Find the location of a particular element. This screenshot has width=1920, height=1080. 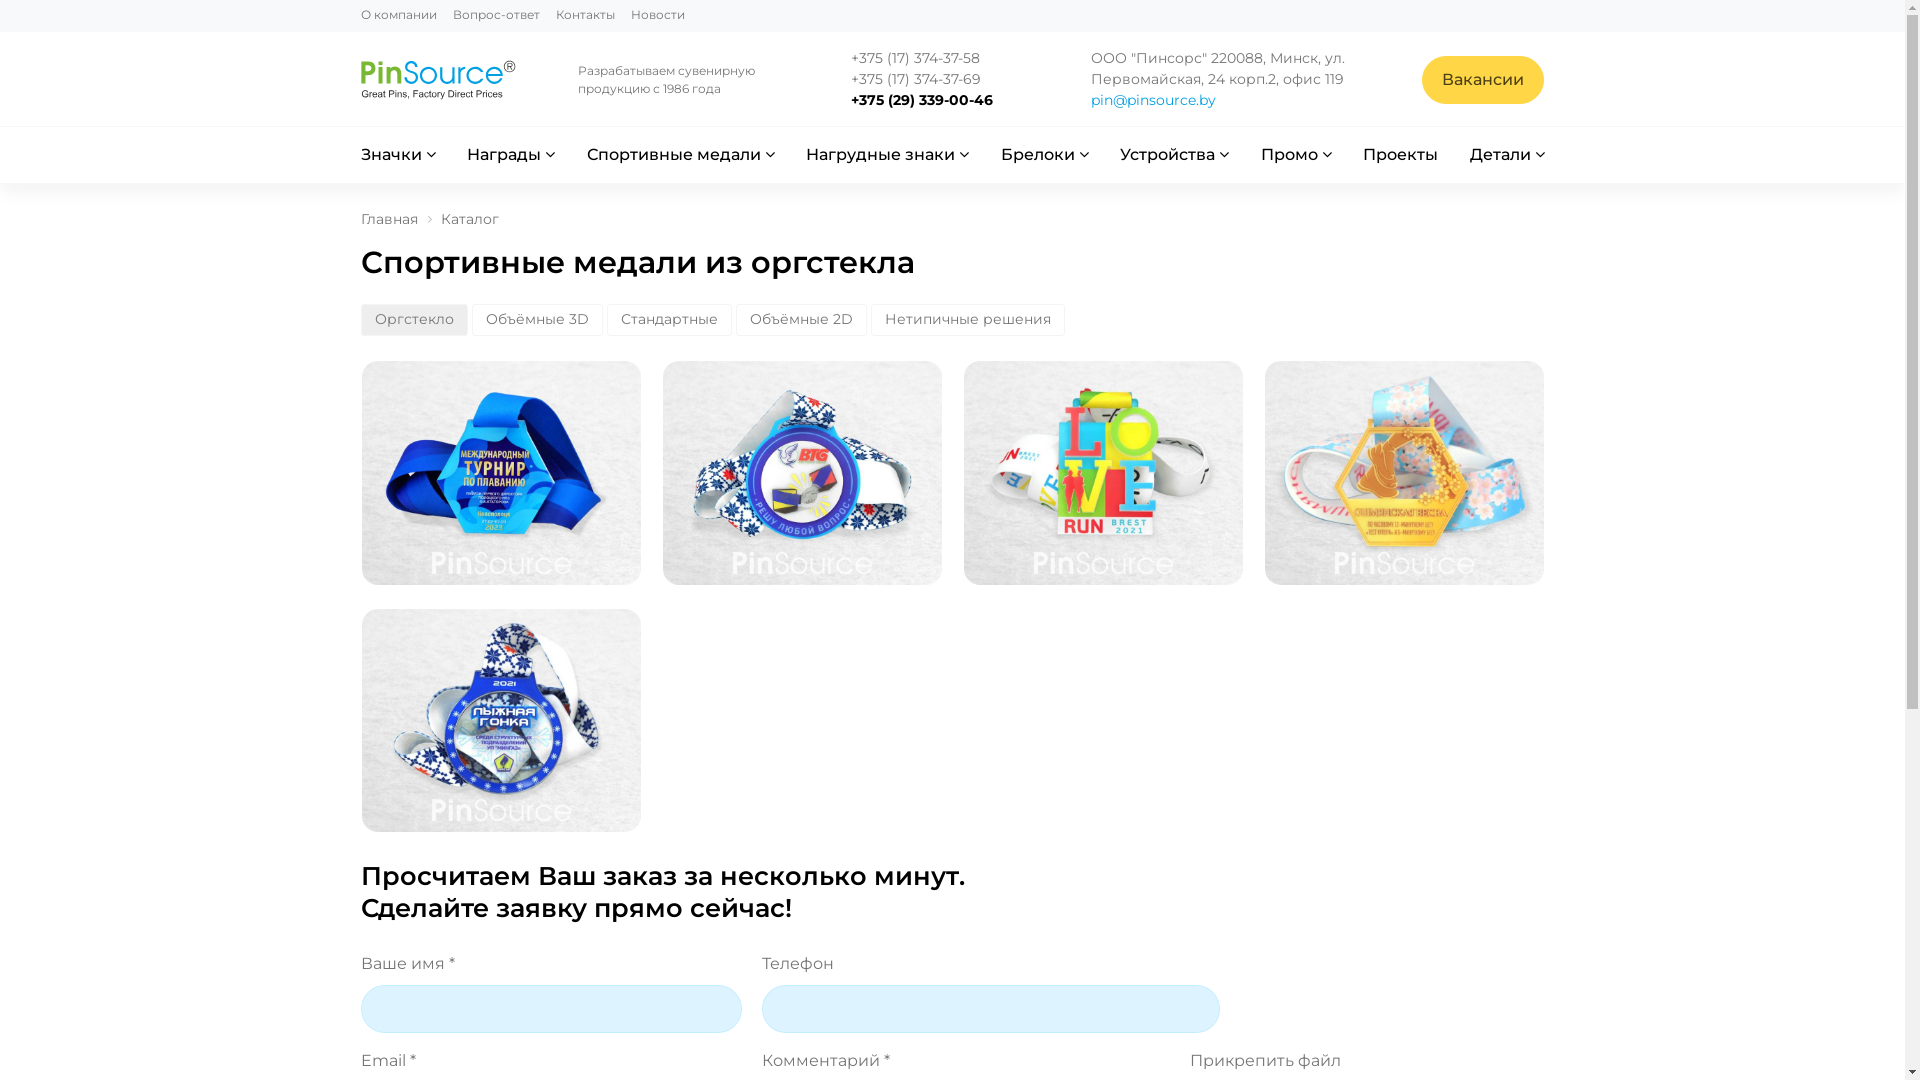

'pin@pinsource.by' is located at coordinates (1153, 100).